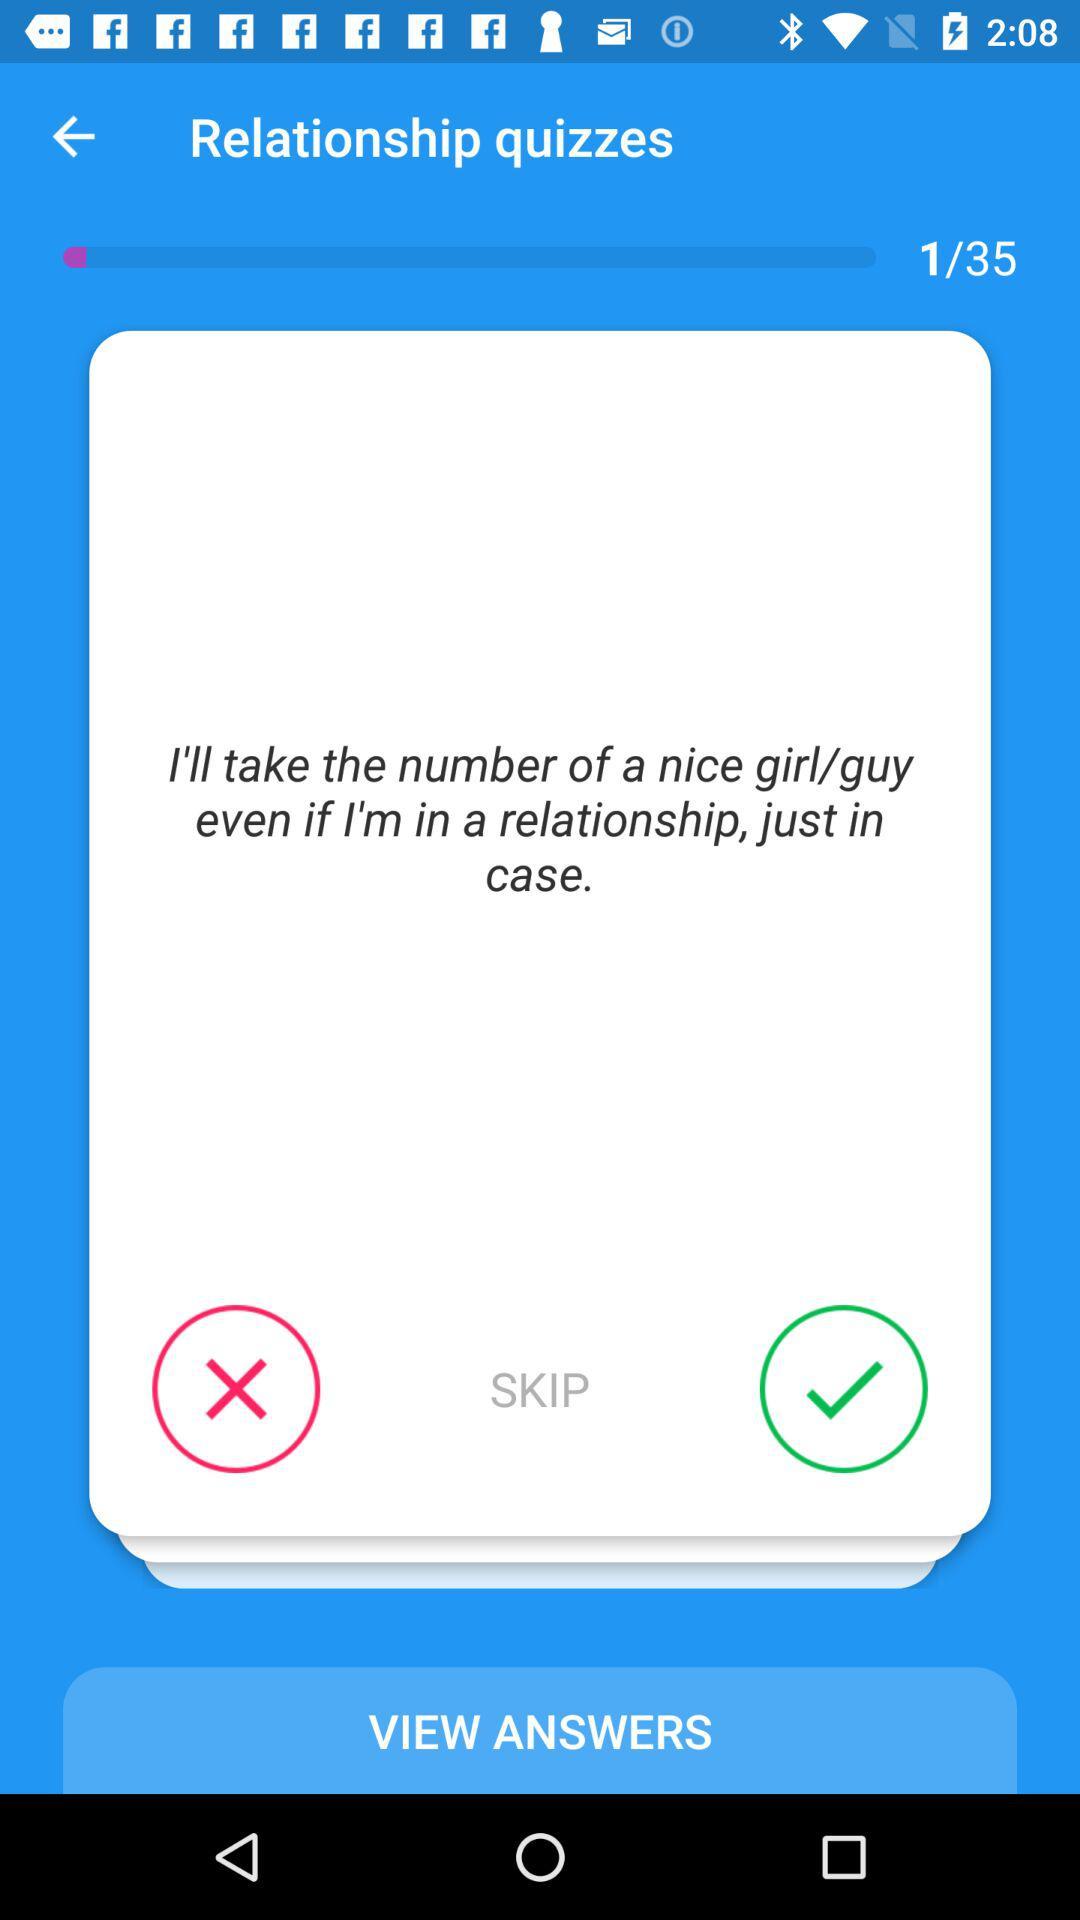 Image resolution: width=1080 pixels, height=1920 pixels. I want to click on the check icon, so click(790, 1441).